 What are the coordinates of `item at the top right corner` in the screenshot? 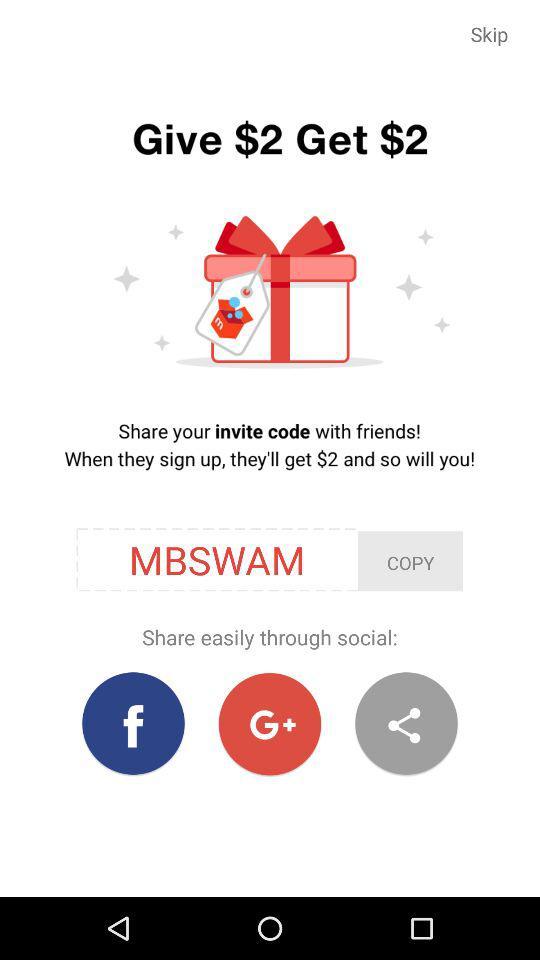 It's located at (488, 33).